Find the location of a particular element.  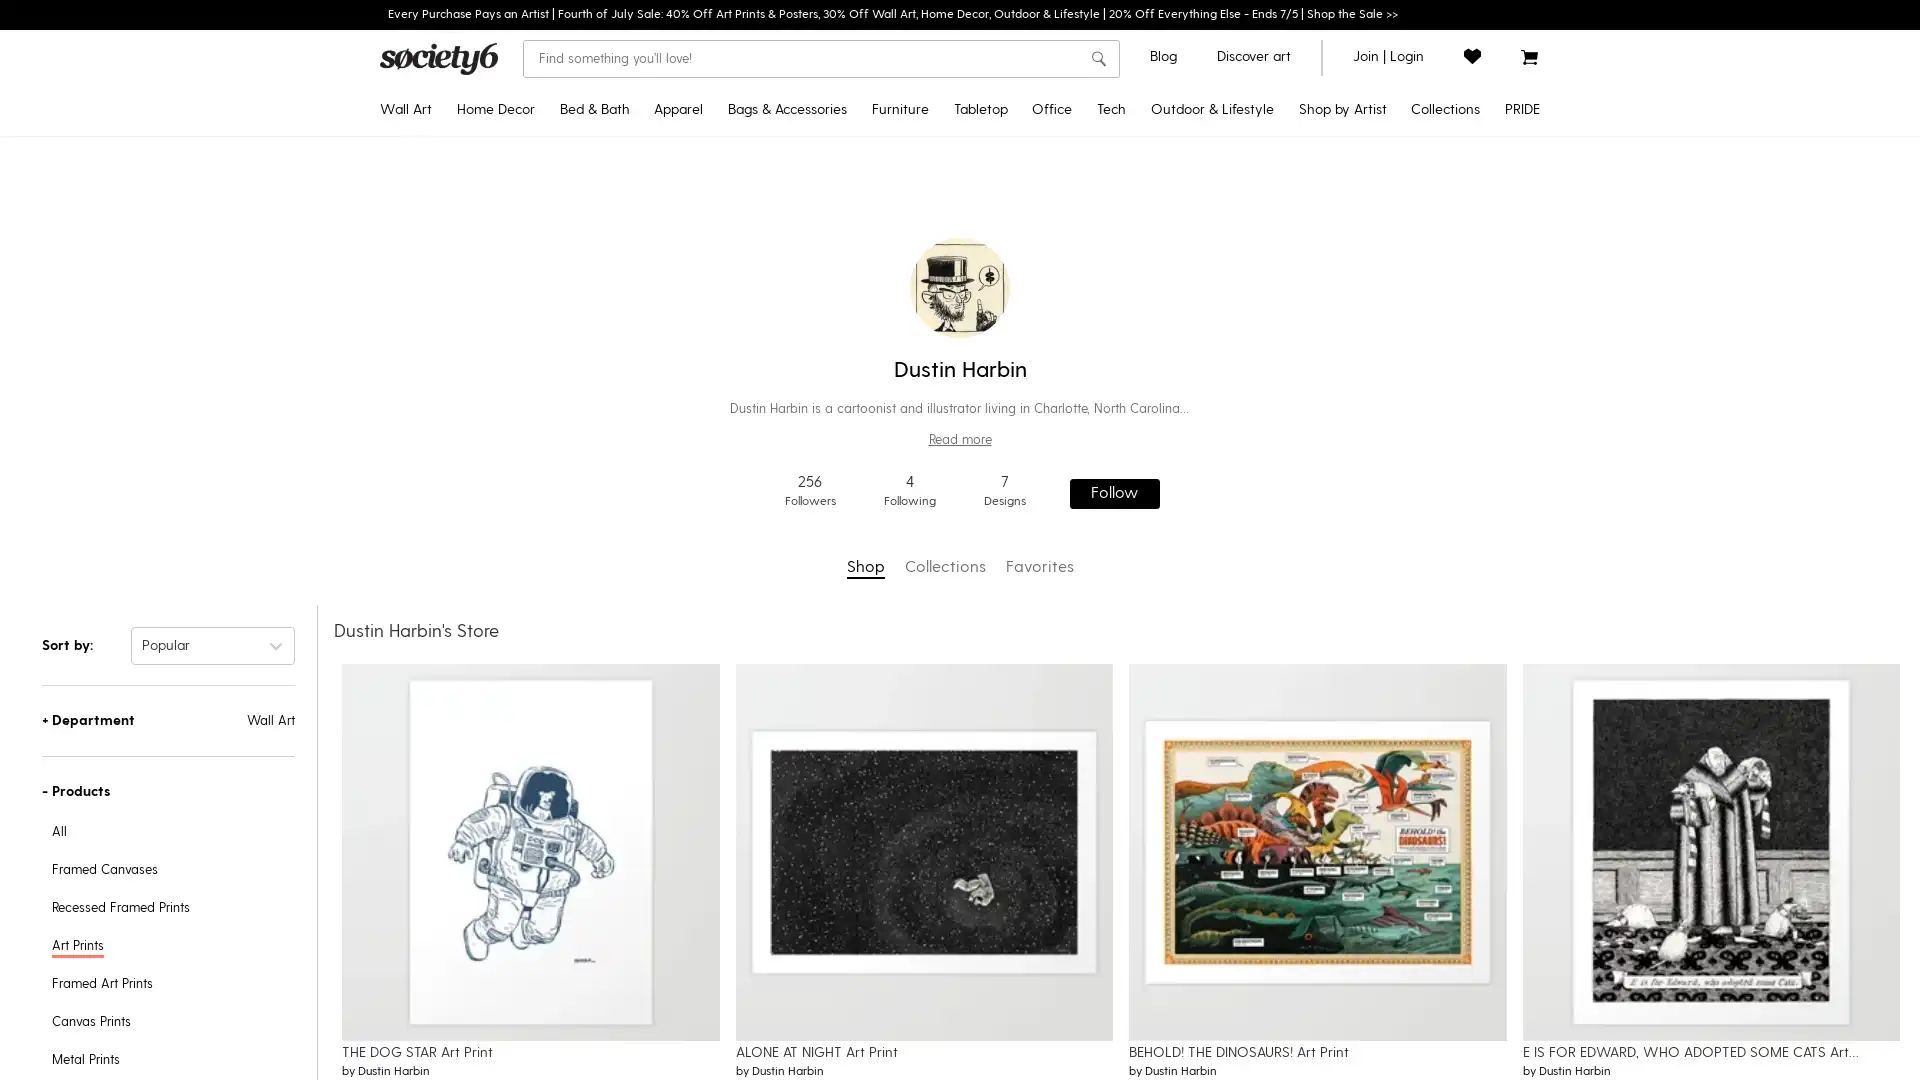

Counter Stools is located at coordinates (934, 256).